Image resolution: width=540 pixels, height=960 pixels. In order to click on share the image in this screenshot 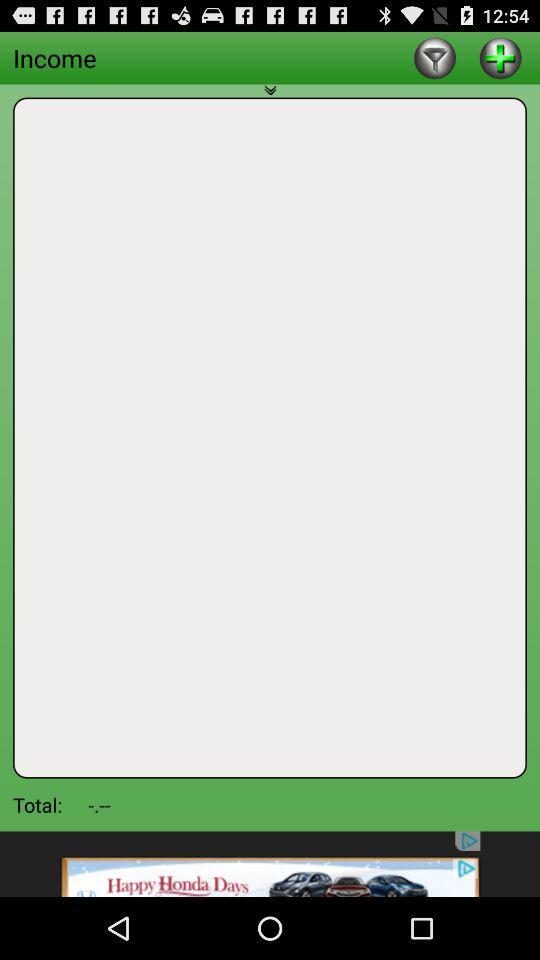, I will do `click(270, 863)`.